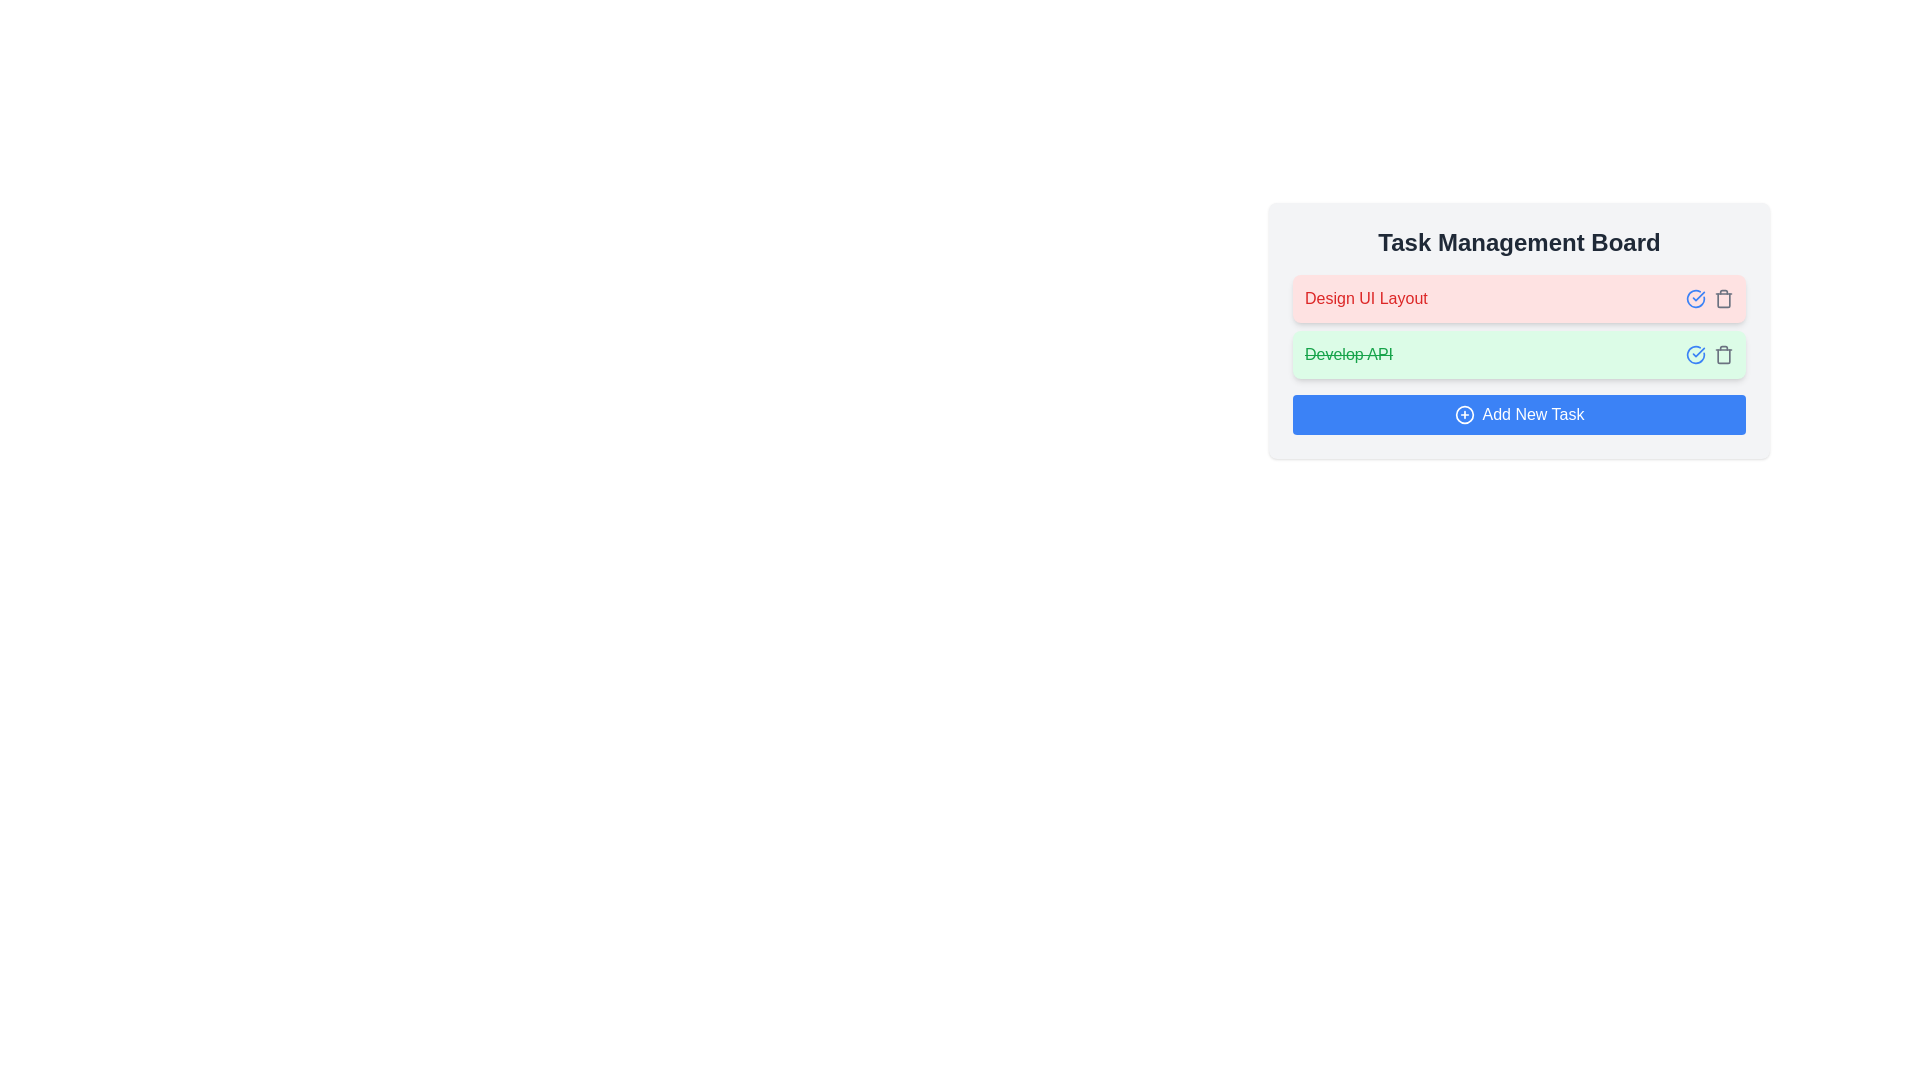 Image resolution: width=1920 pixels, height=1080 pixels. Describe the element at coordinates (1708, 353) in the screenshot. I see `the blue checkmark icon in the Action group located to the far right of the 'Develop API' task row to mark the task as done` at that location.